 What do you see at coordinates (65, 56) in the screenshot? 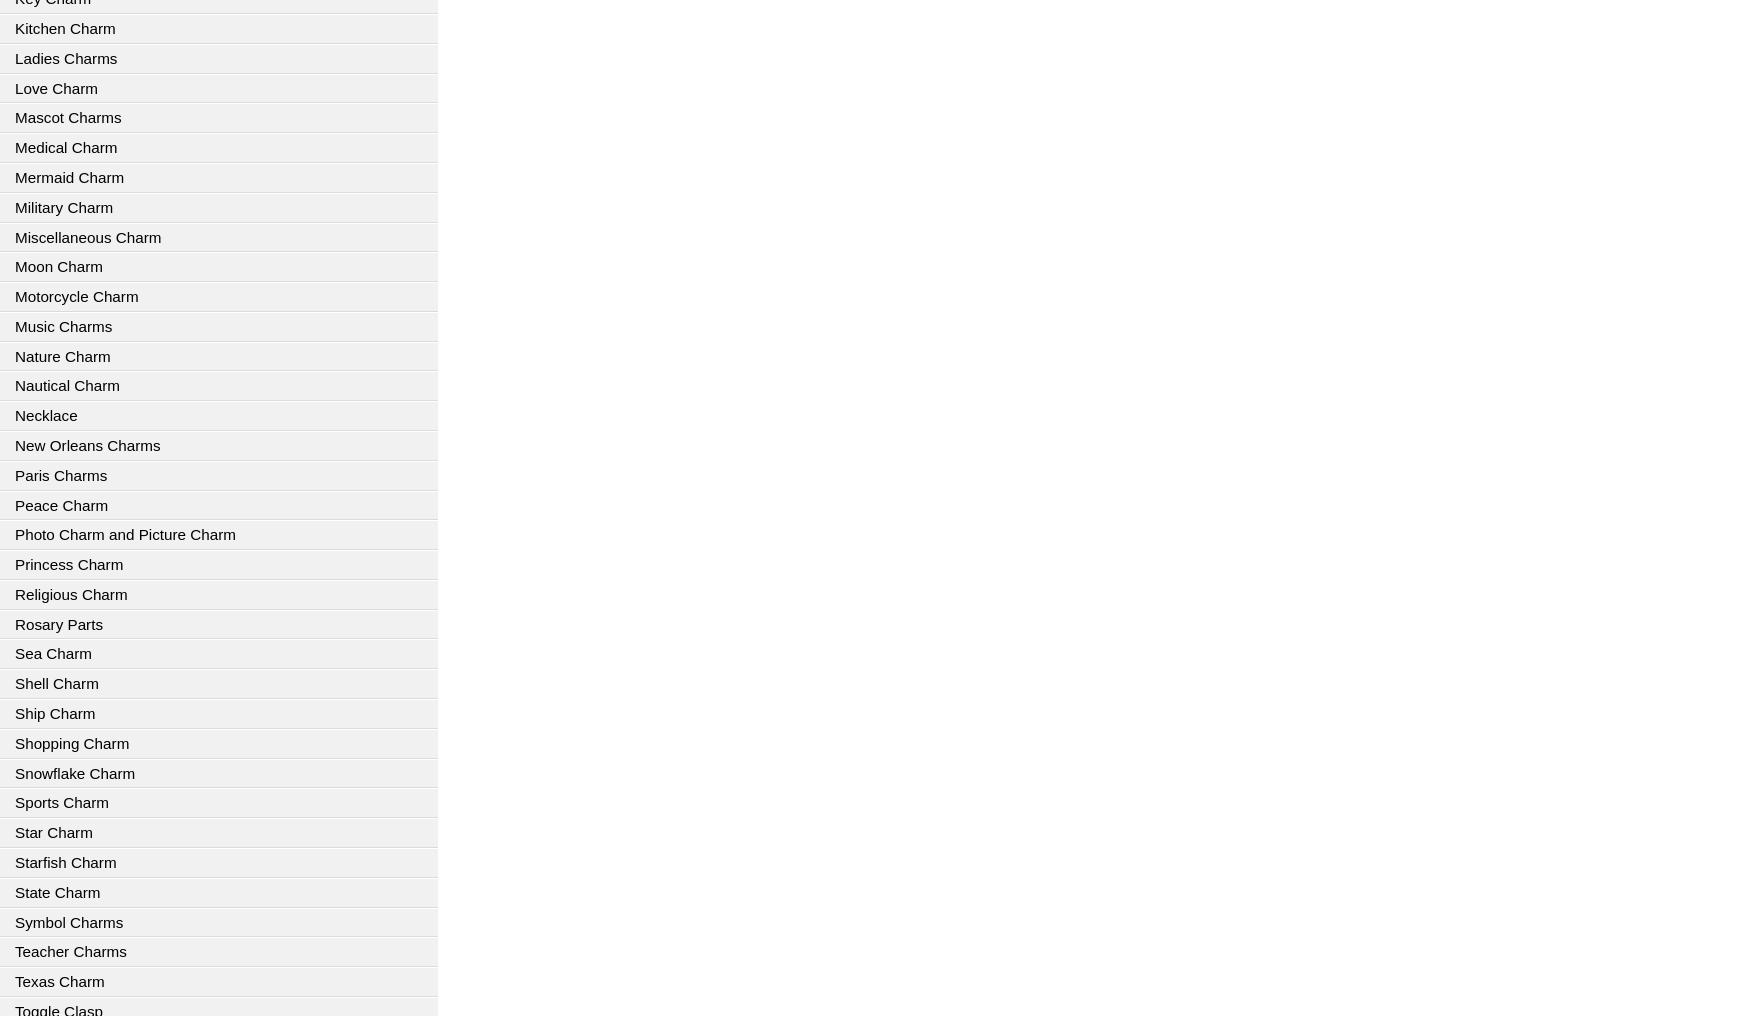
I see `'Ladies Charms'` at bounding box center [65, 56].